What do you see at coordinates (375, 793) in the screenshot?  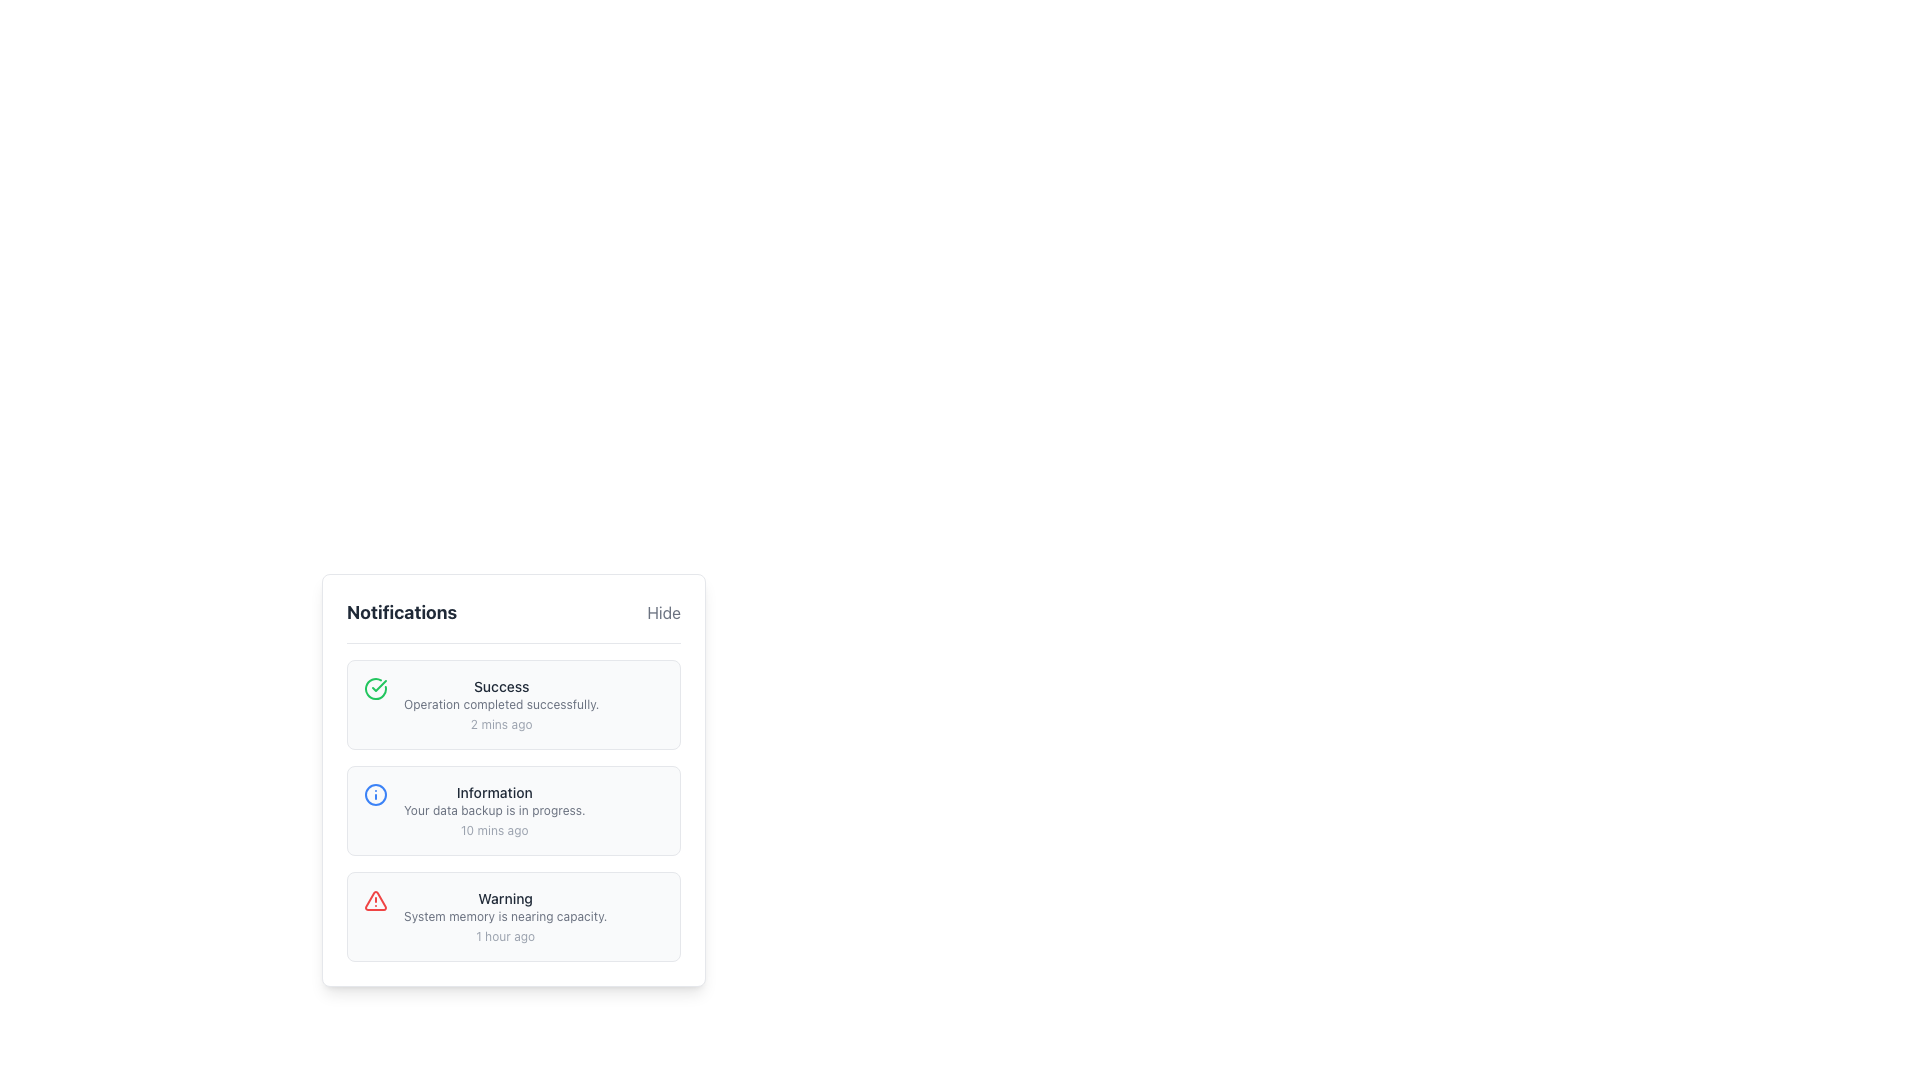 I see `the informational message icon located on the left side of the second notification card, next to the text 'Information Your data backup is in progress. 10 mins ago.'` at bounding box center [375, 793].